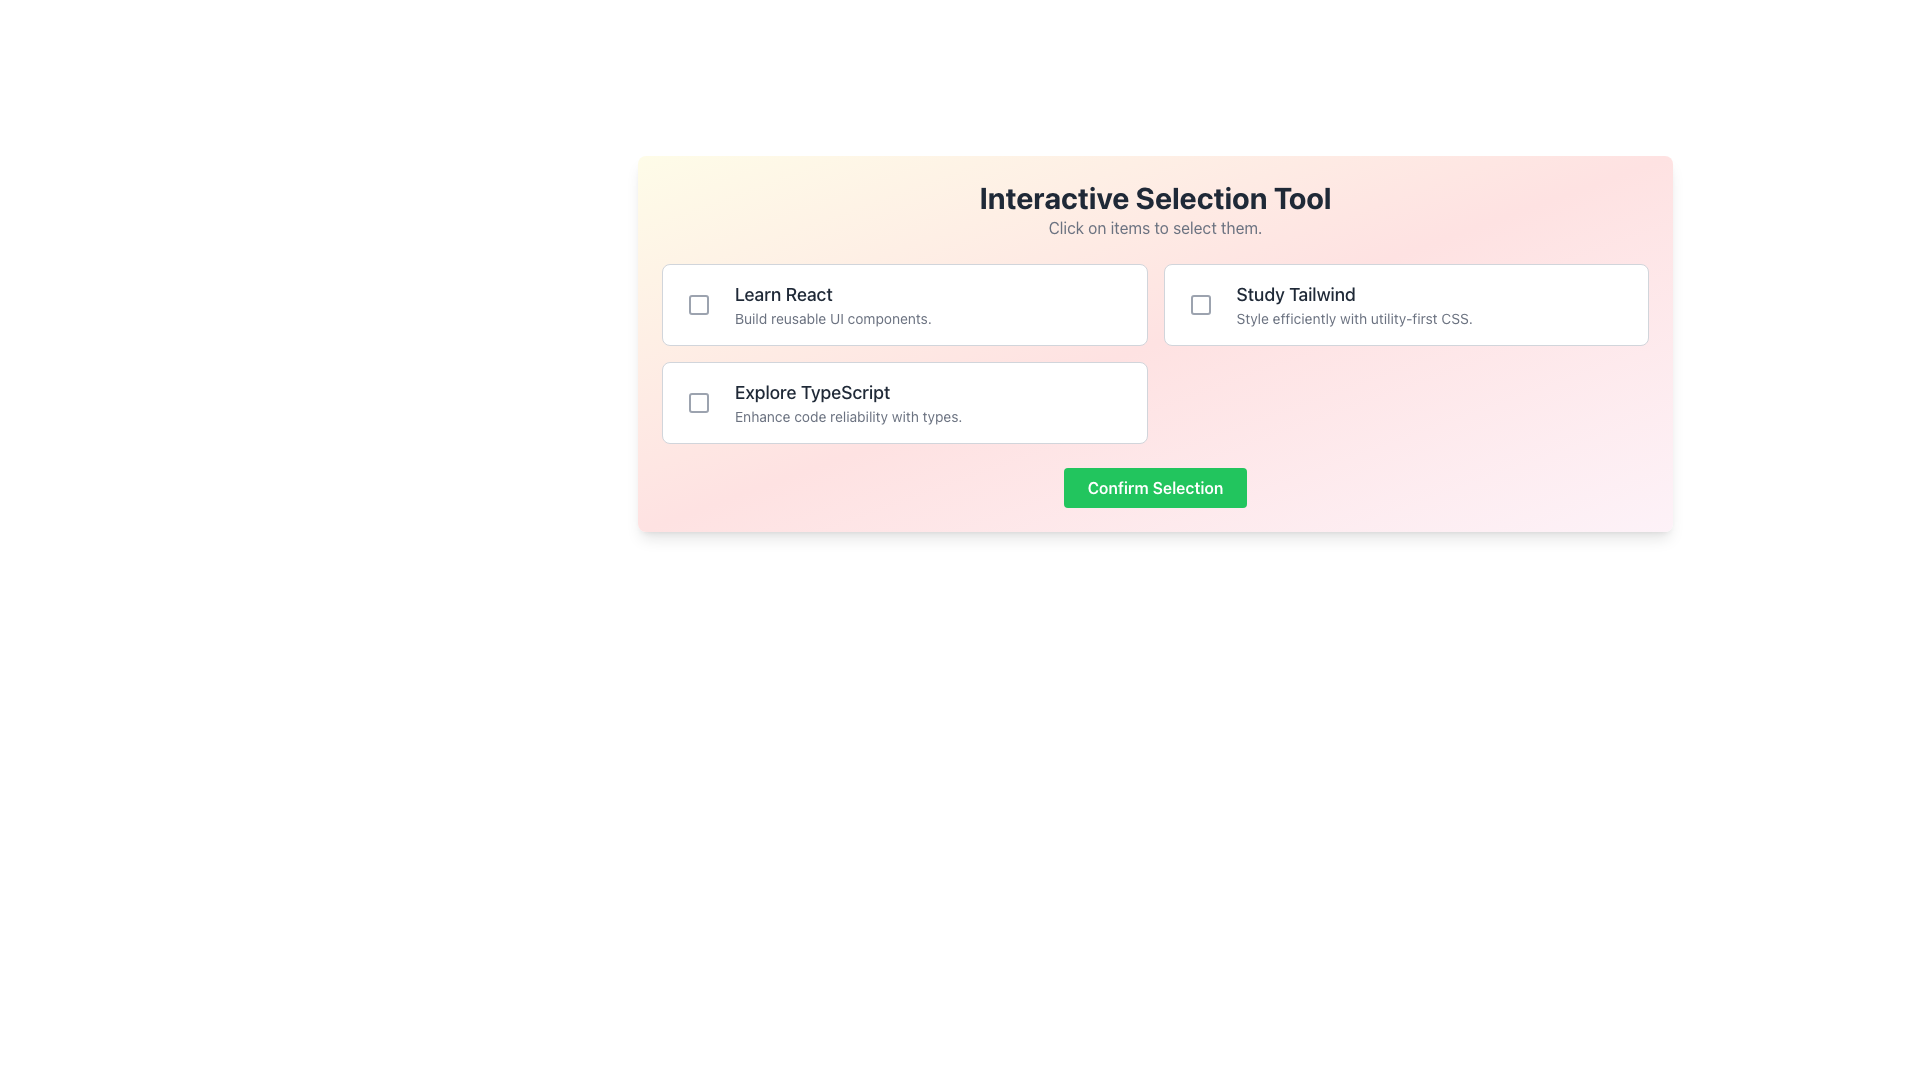 The image size is (1920, 1080). I want to click on the bold, large-sized text 'Interactive Selection Tool' which is dark gray and centered at the top of the interactive panel, so click(1155, 197).